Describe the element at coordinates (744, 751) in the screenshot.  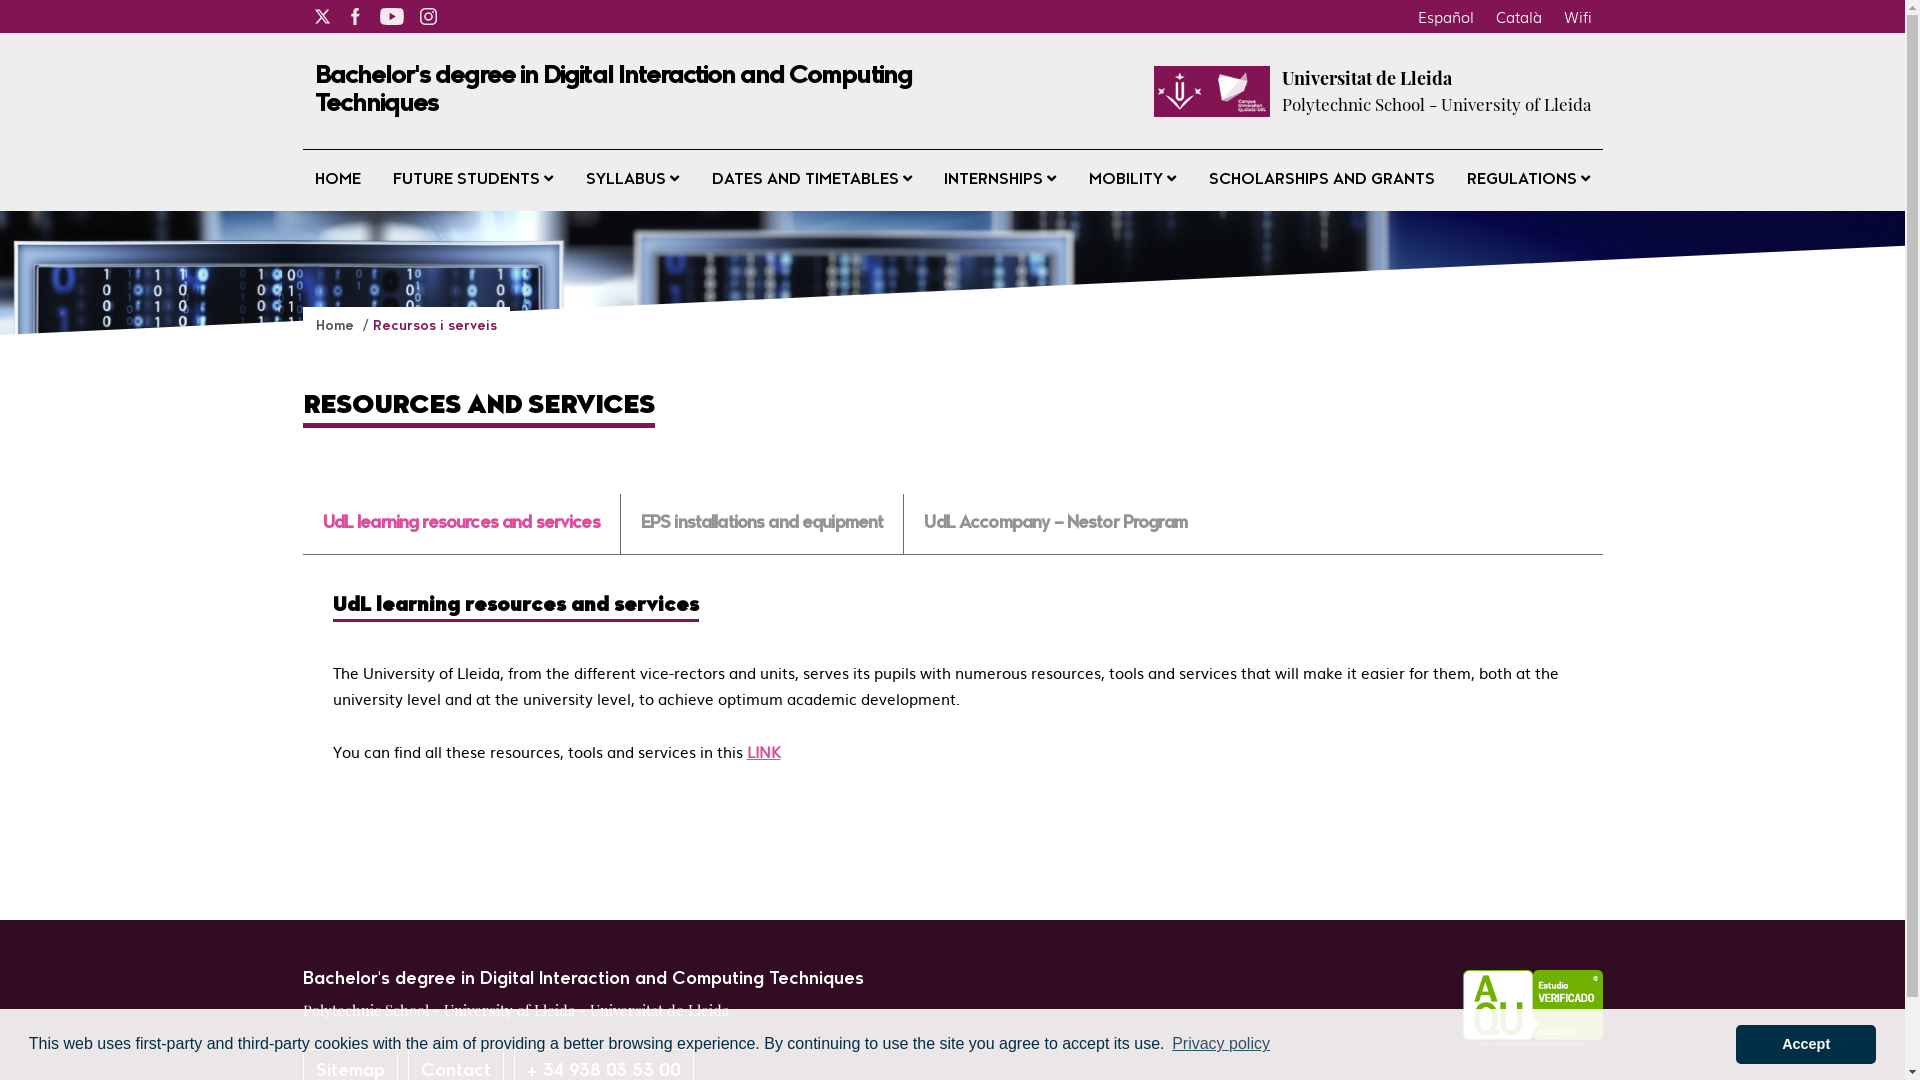
I see `'LINK'` at that location.